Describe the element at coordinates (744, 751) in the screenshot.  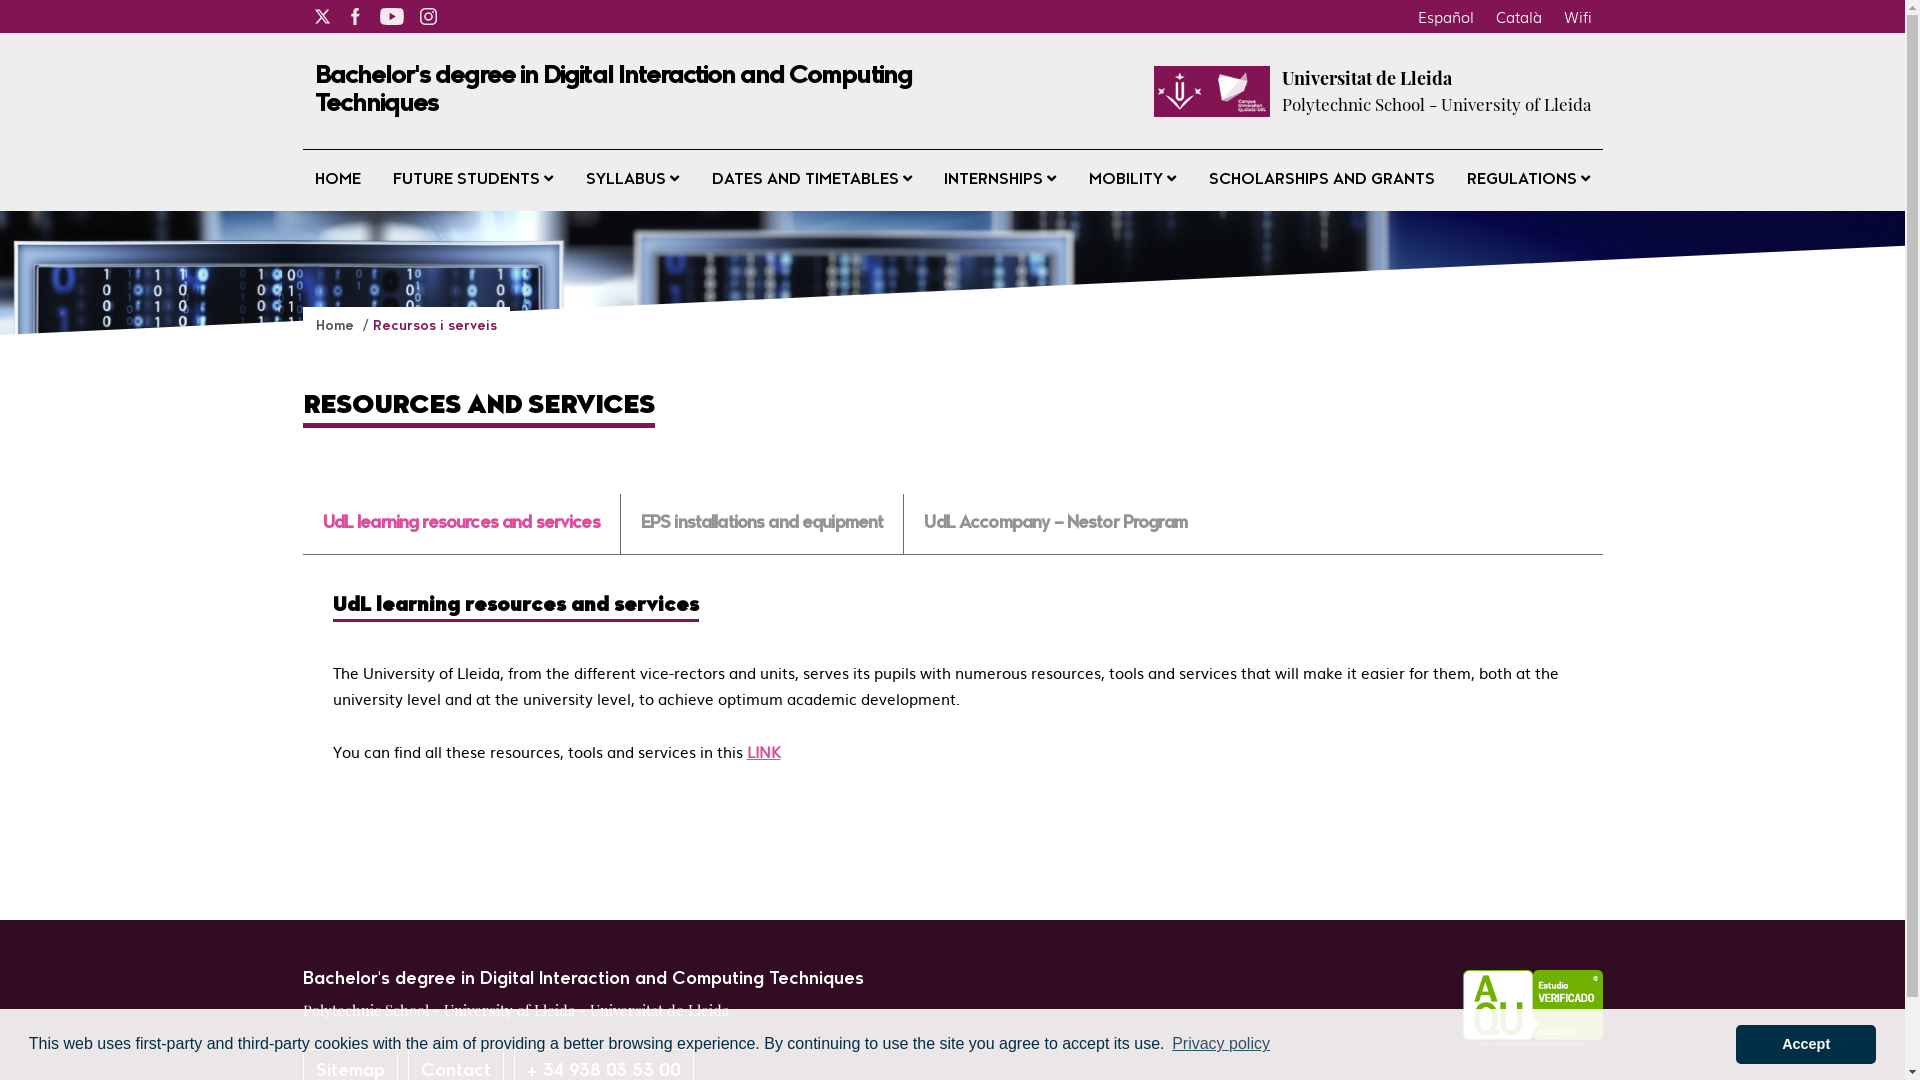
I see `'LINK'` at that location.